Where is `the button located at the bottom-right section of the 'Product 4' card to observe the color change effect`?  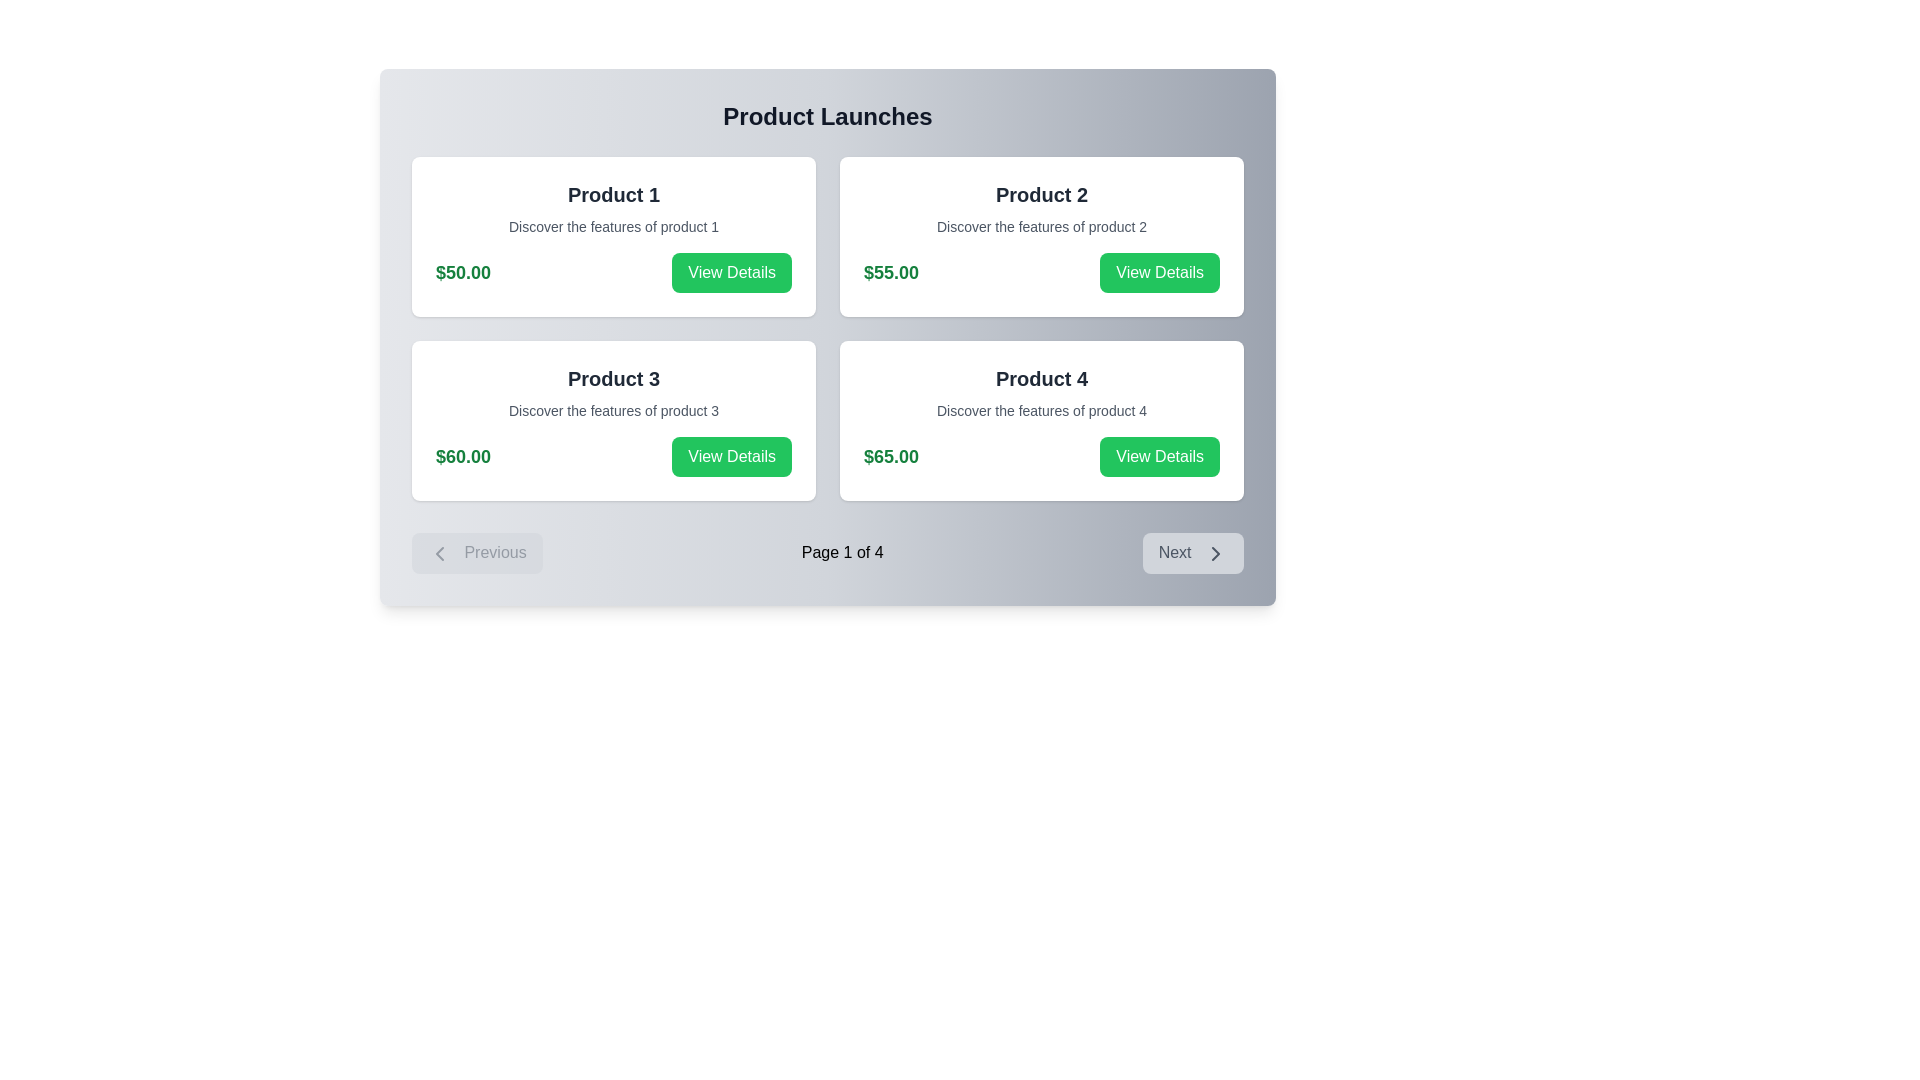
the button located at the bottom-right section of the 'Product 4' card to observe the color change effect is located at coordinates (1160, 456).